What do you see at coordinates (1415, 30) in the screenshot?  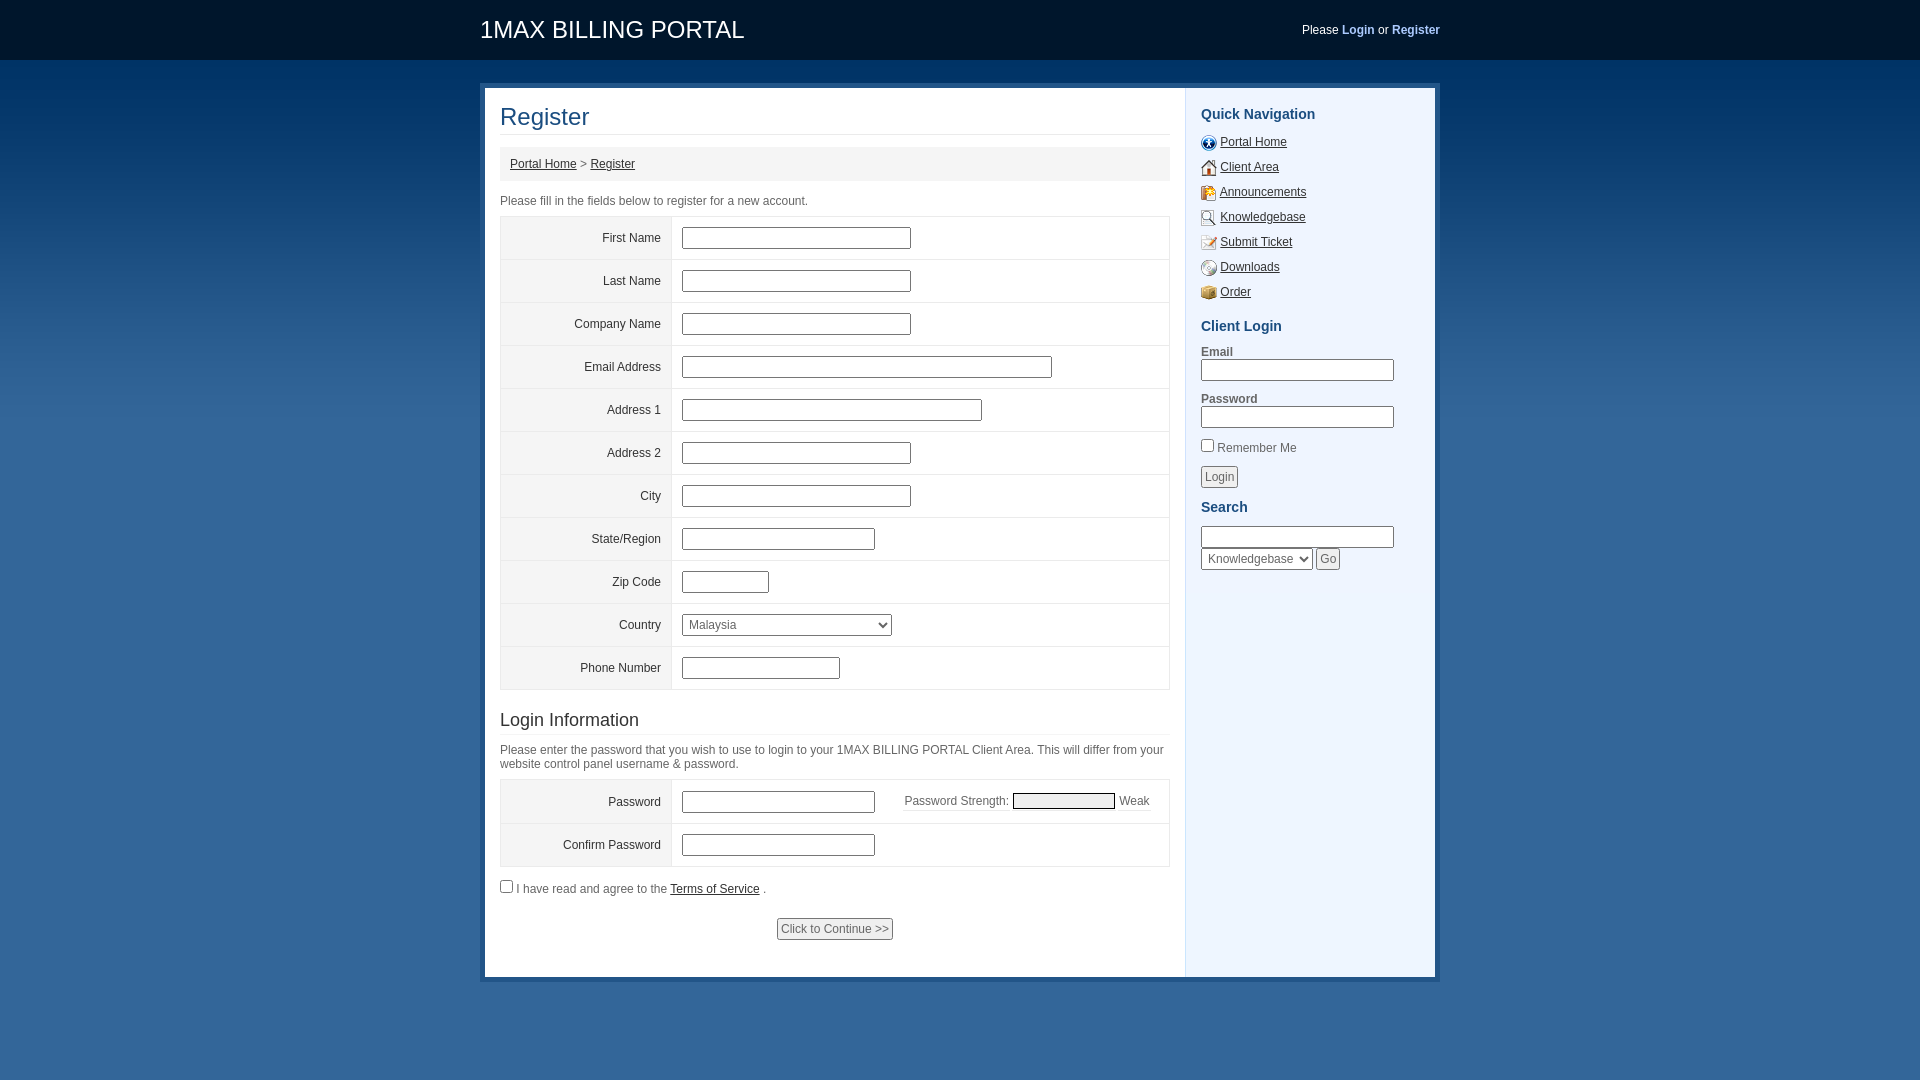 I see `'Register'` at bounding box center [1415, 30].